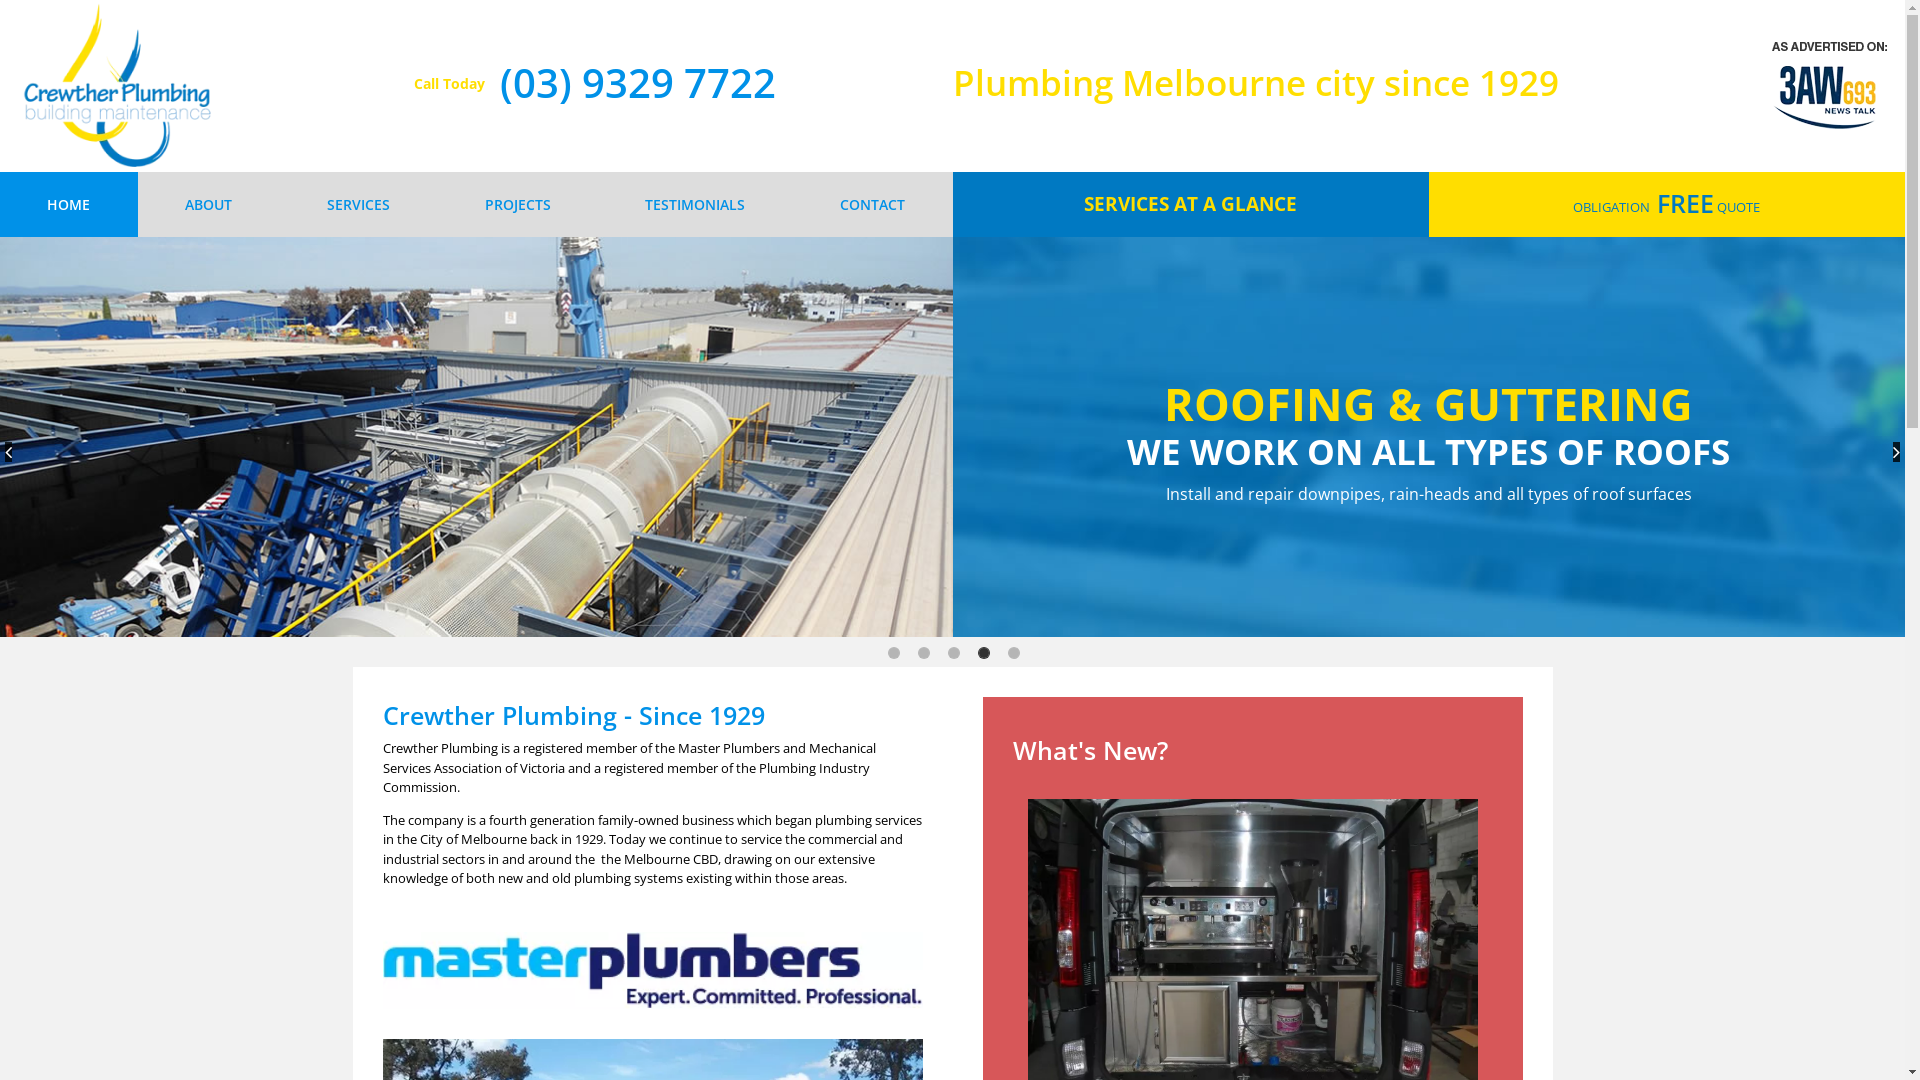 Image resolution: width=1920 pixels, height=1080 pixels. Describe the element at coordinates (791, 204) in the screenshot. I see `'CONTACT'` at that location.